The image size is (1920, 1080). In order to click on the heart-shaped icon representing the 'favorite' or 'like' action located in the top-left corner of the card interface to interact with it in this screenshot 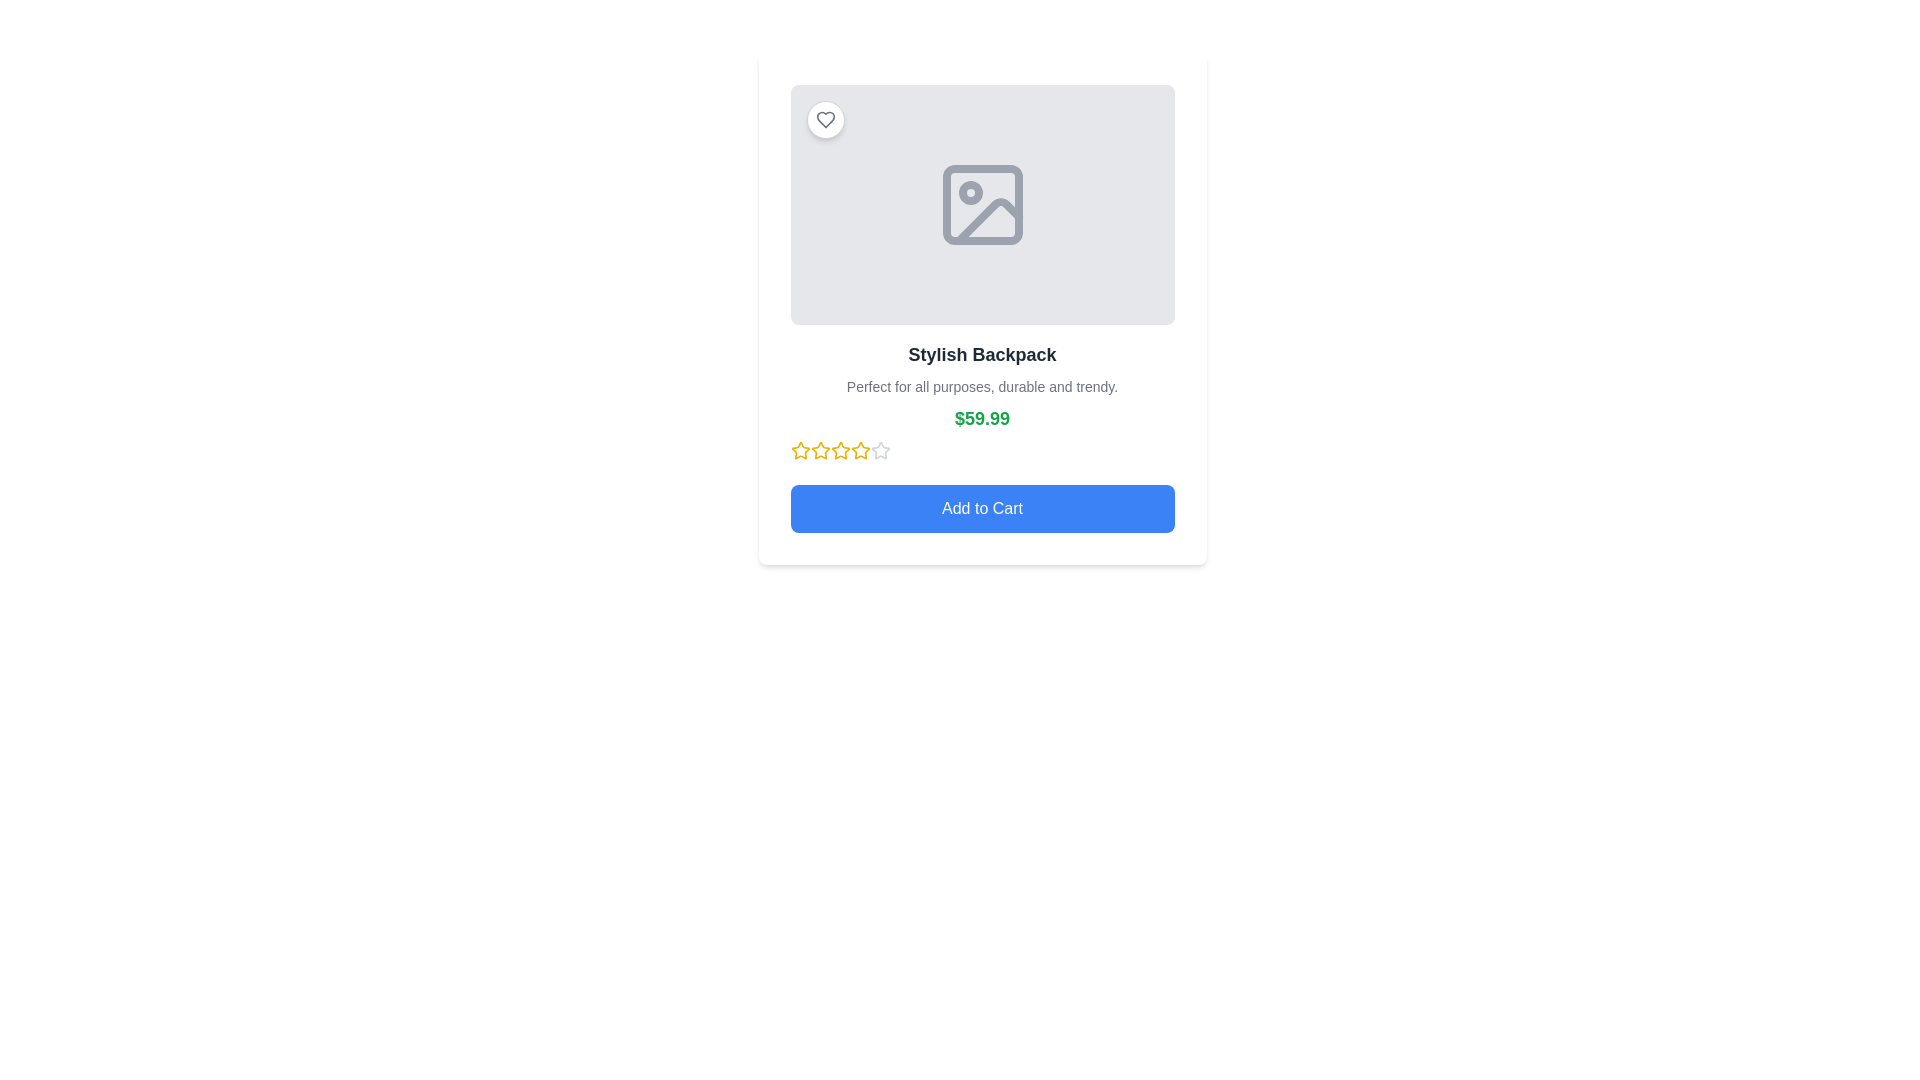, I will do `click(825, 119)`.